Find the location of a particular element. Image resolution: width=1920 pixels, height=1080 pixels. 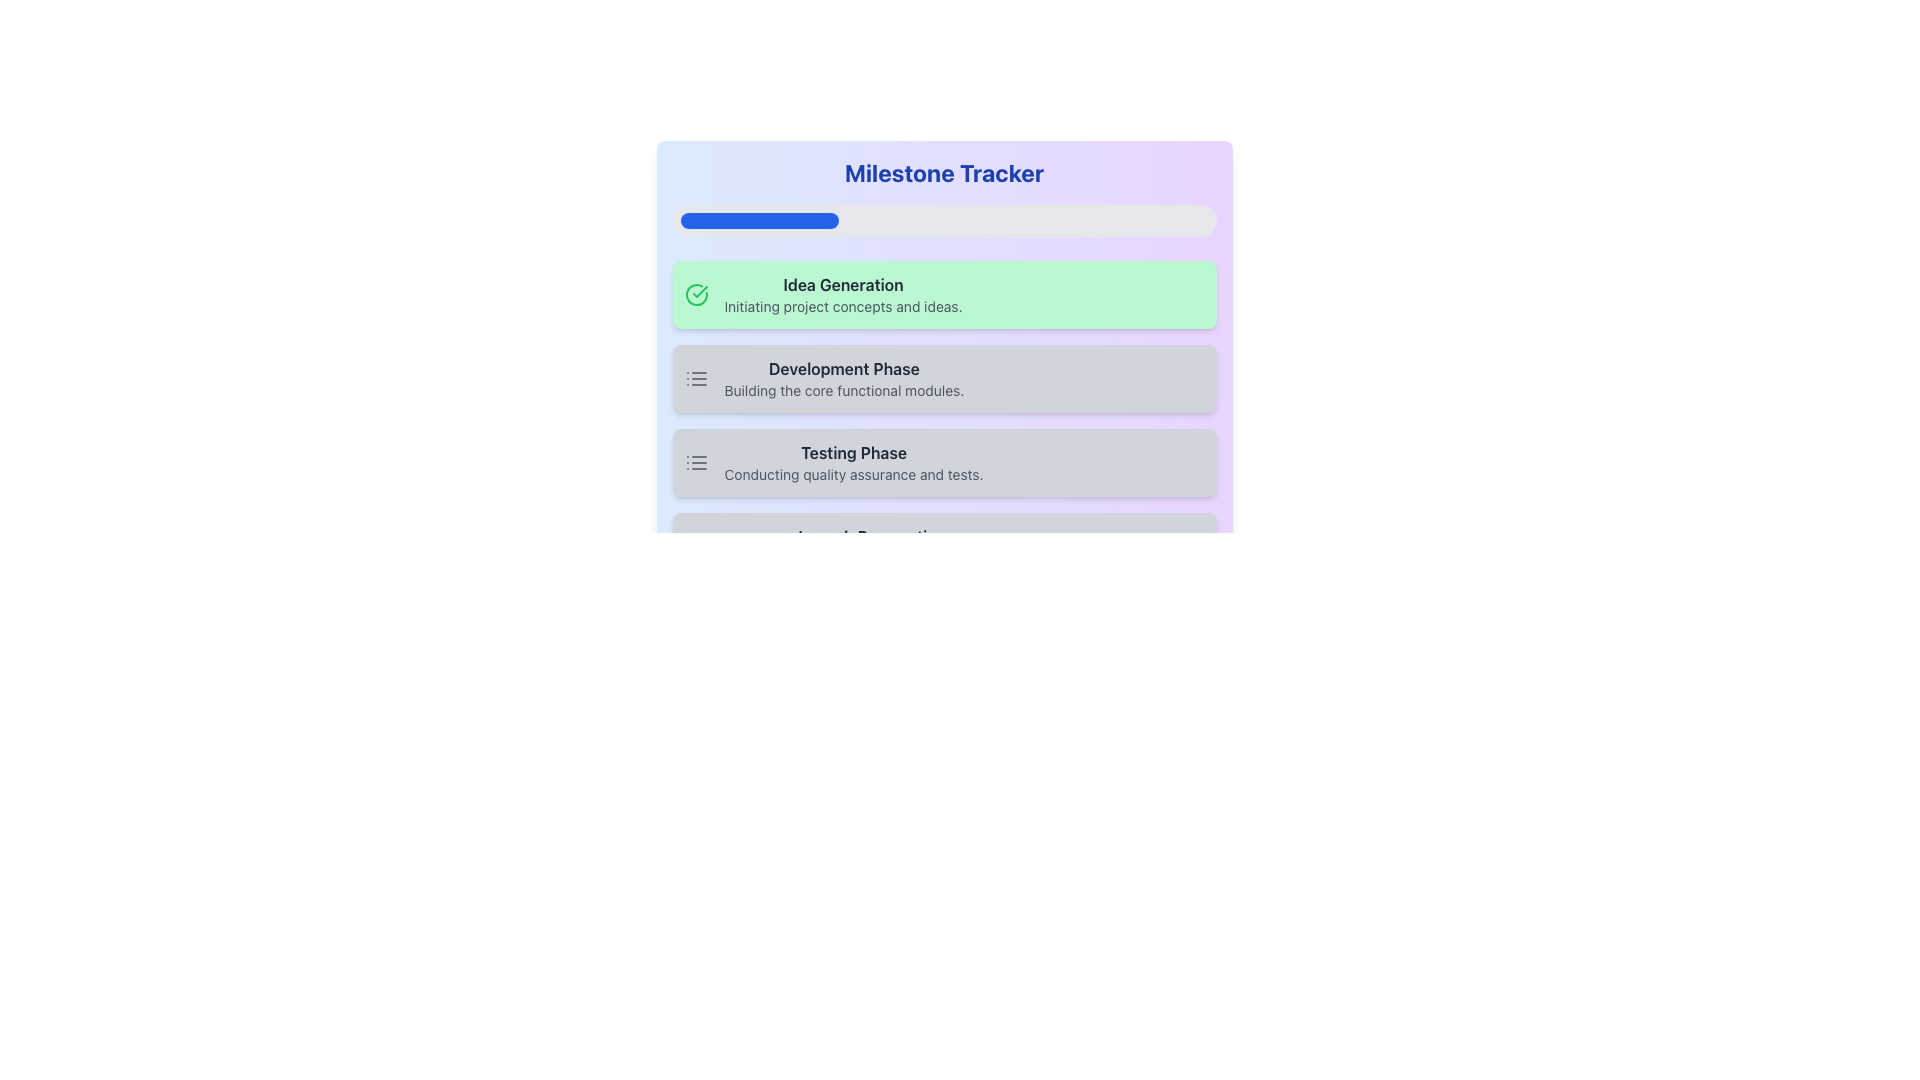

the gray rectangular icon with three horizontal lines representing a list, located in the upper-left corner of the 'Testing Phase' card is located at coordinates (696, 462).